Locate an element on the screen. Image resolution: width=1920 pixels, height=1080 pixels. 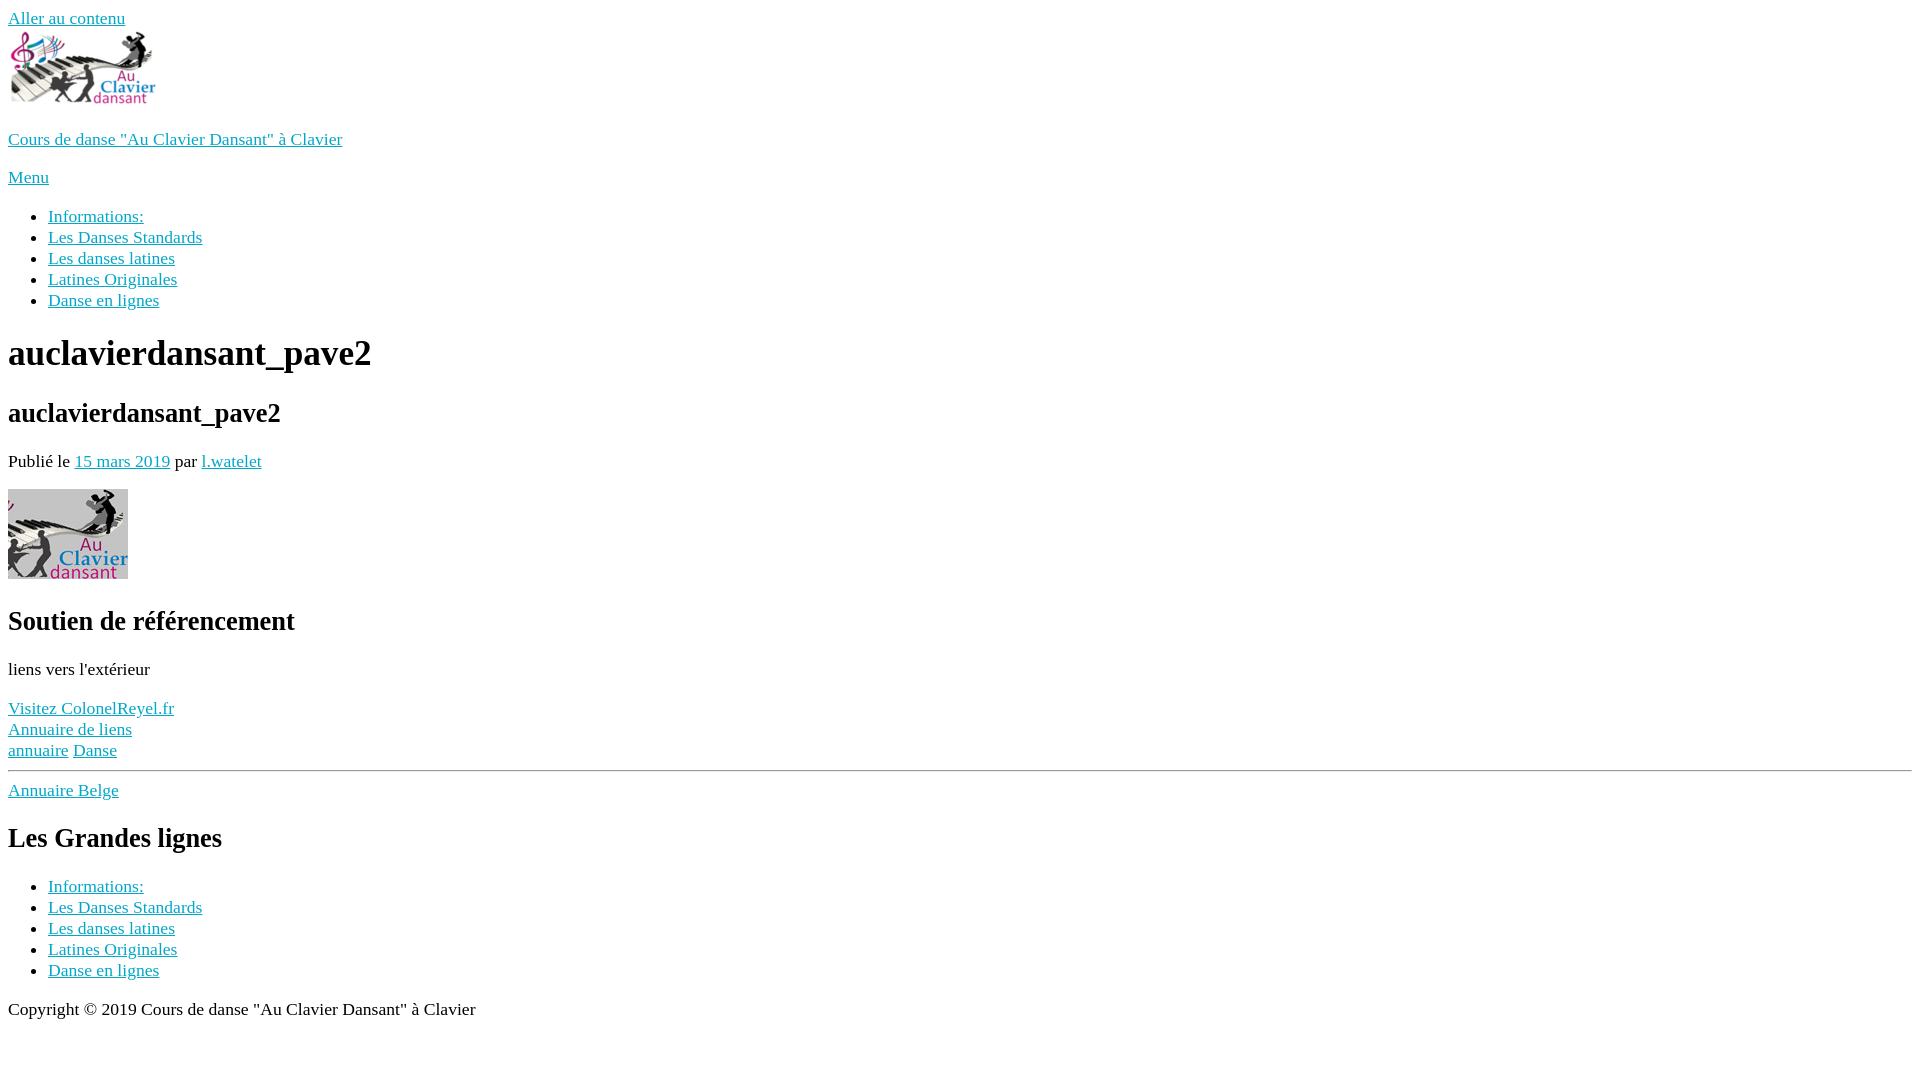
'Annuaire Belge' is located at coordinates (63, 789).